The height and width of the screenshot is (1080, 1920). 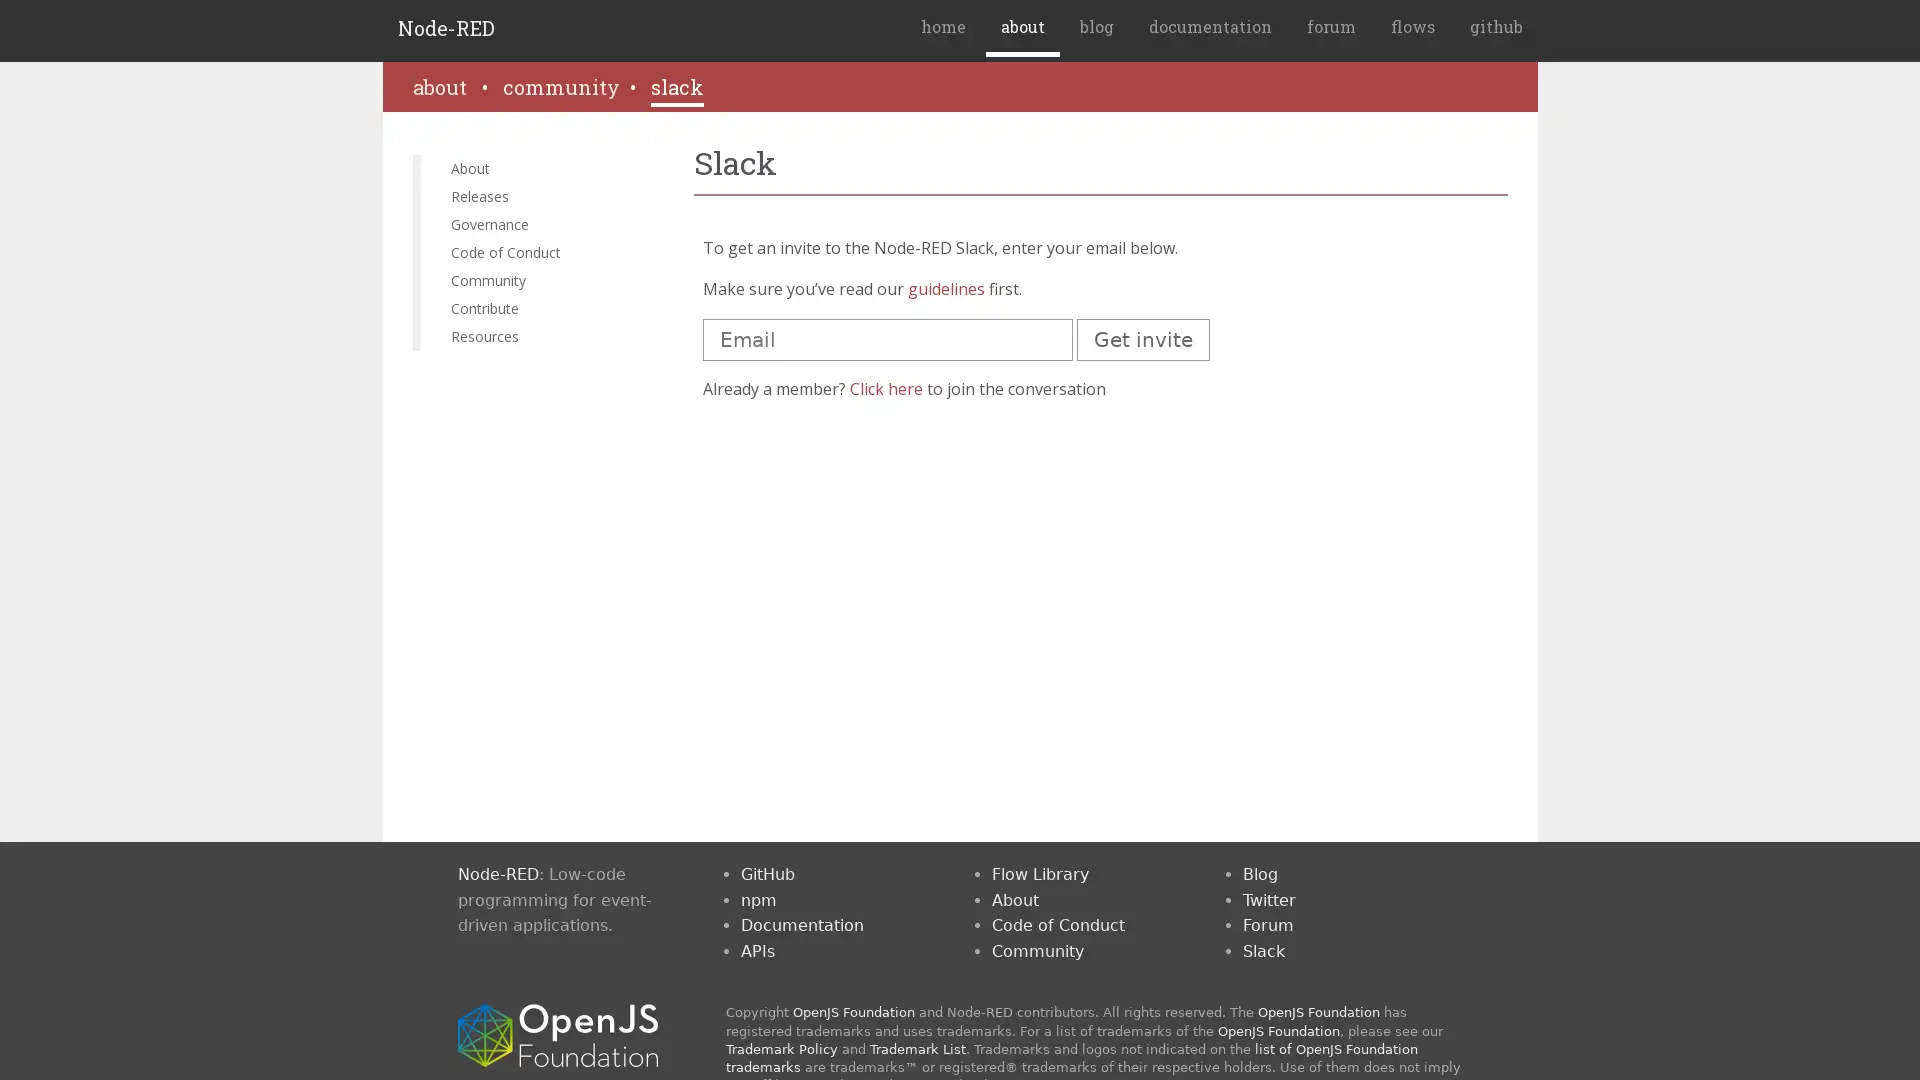 I want to click on Get invite, so click(x=1143, y=338).